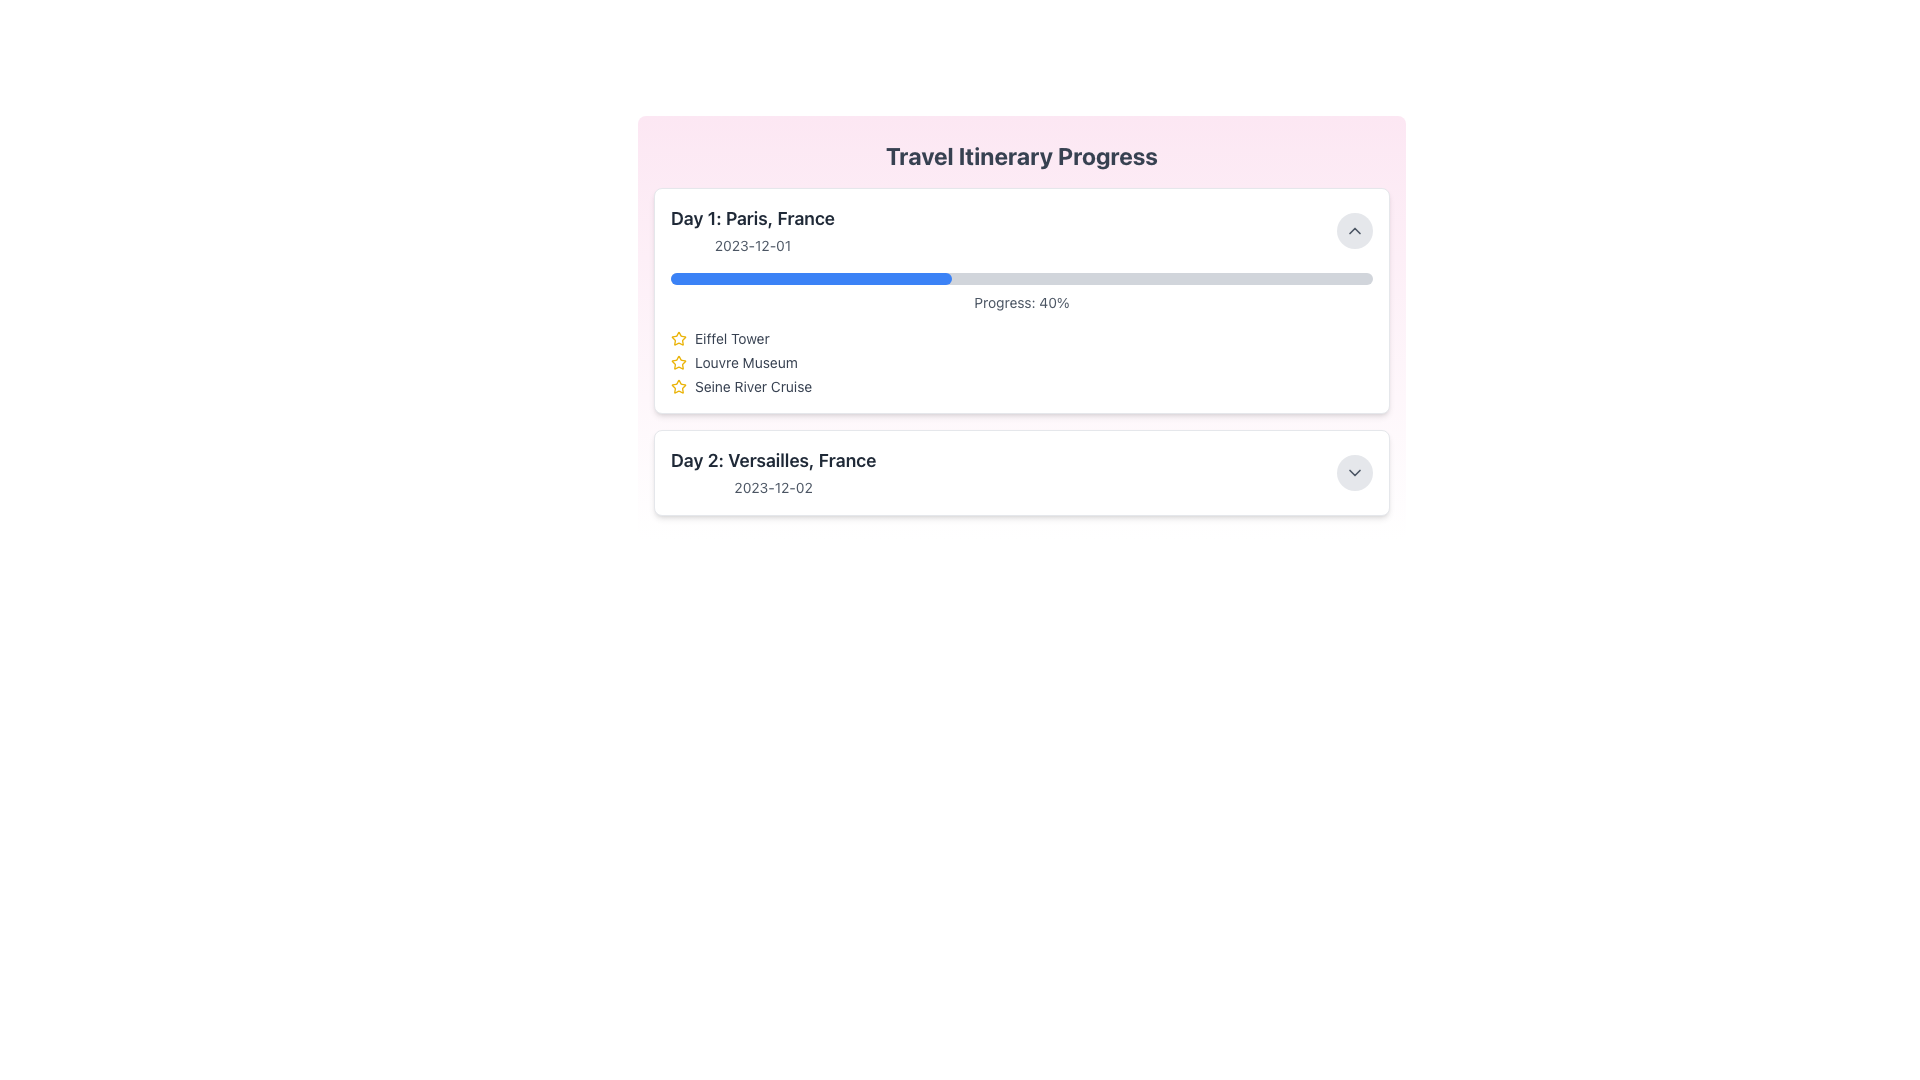  Describe the element at coordinates (752, 219) in the screenshot. I see `text content of the text label that displays 'Day 1: Paris, France', prominently positioned at the top-left of the travel itinerary card` at that location.